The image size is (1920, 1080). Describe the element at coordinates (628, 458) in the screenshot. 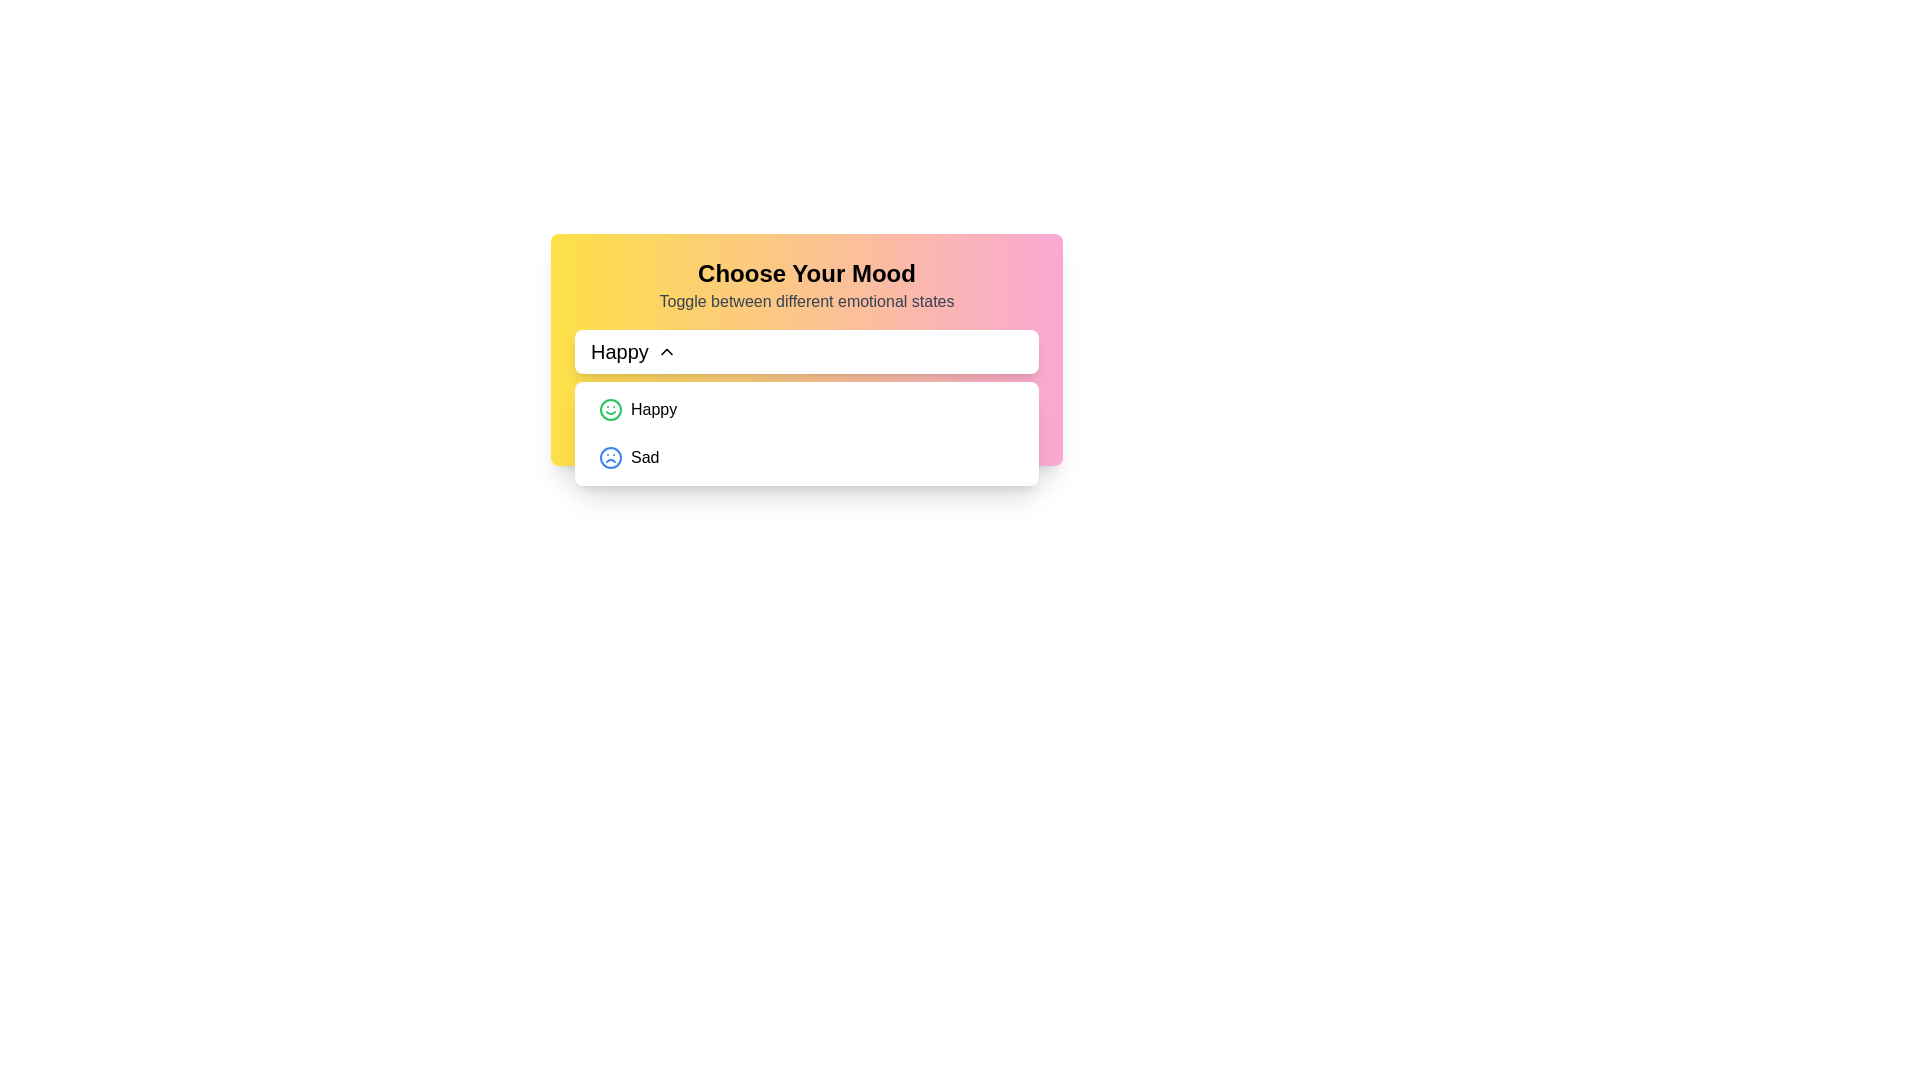

I see `the 'Sad' mood button located in the dropdown list under the 'Choose Your Mood' section` at that location.